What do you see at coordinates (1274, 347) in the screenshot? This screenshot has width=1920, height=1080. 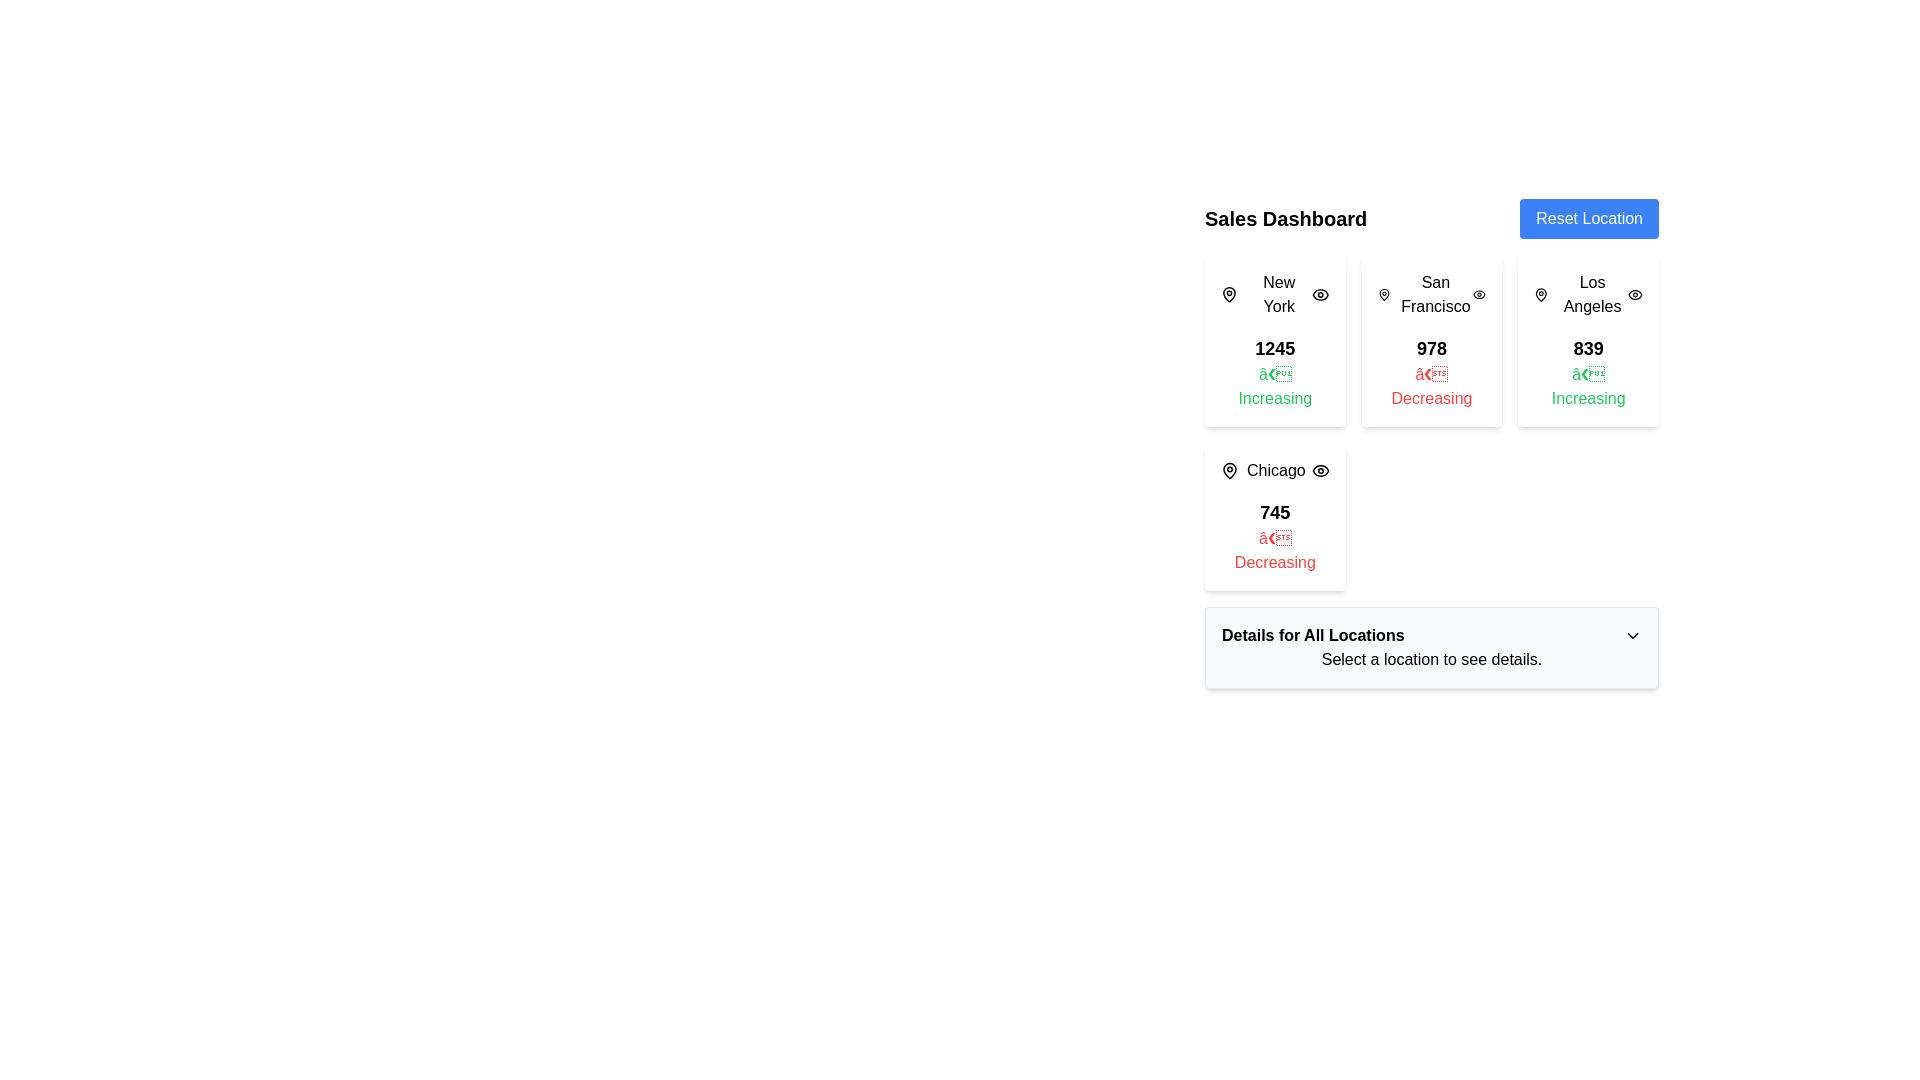 I see `the numeric static text element displaying '1245' located in the upper-central part of the interface within the first card under the label 'New York'` at bounding box center [1274, 347].